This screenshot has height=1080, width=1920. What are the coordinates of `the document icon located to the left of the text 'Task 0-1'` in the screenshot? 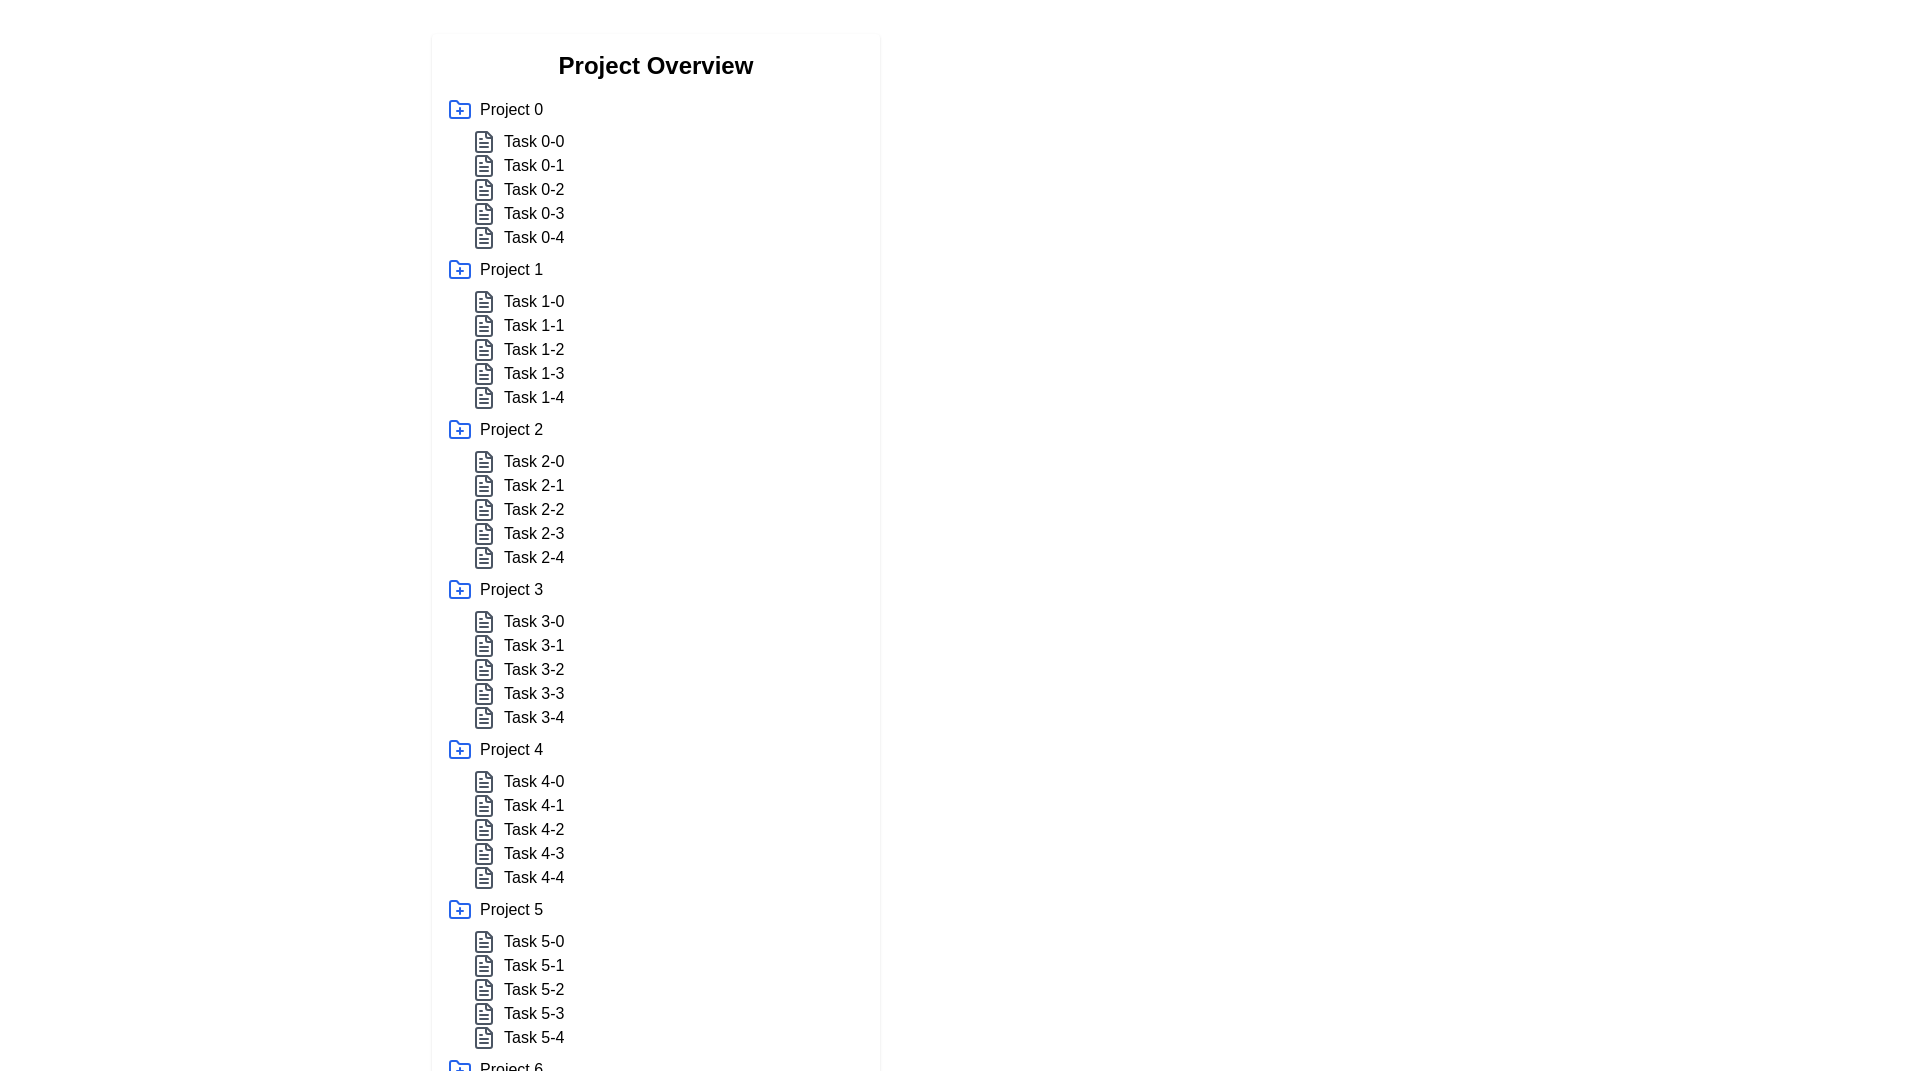 It's located at (484, 164).